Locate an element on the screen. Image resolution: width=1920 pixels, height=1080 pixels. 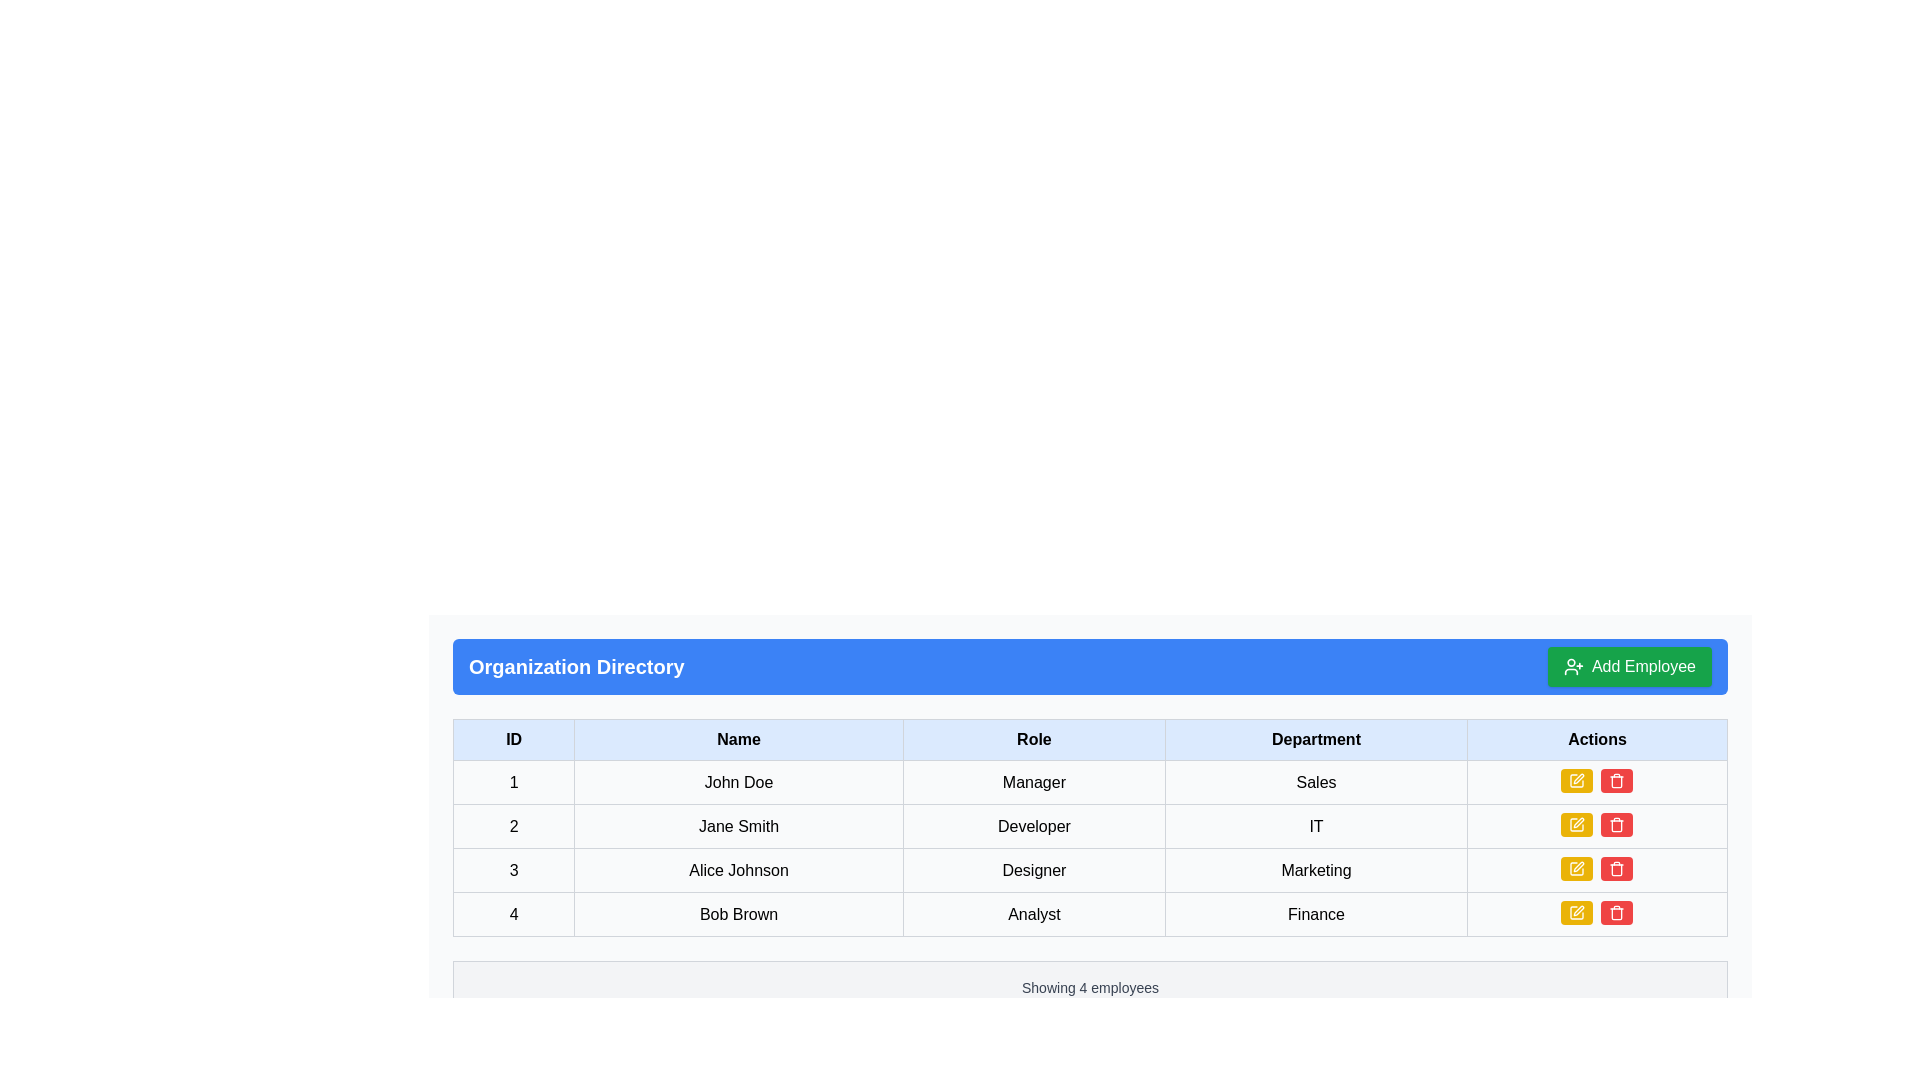
the text cell displaying 'Developer' in the table, which is the third cell in the second row under the 'Role' column for employee 'Jane Smith' is located at coordinates (1034, 826).